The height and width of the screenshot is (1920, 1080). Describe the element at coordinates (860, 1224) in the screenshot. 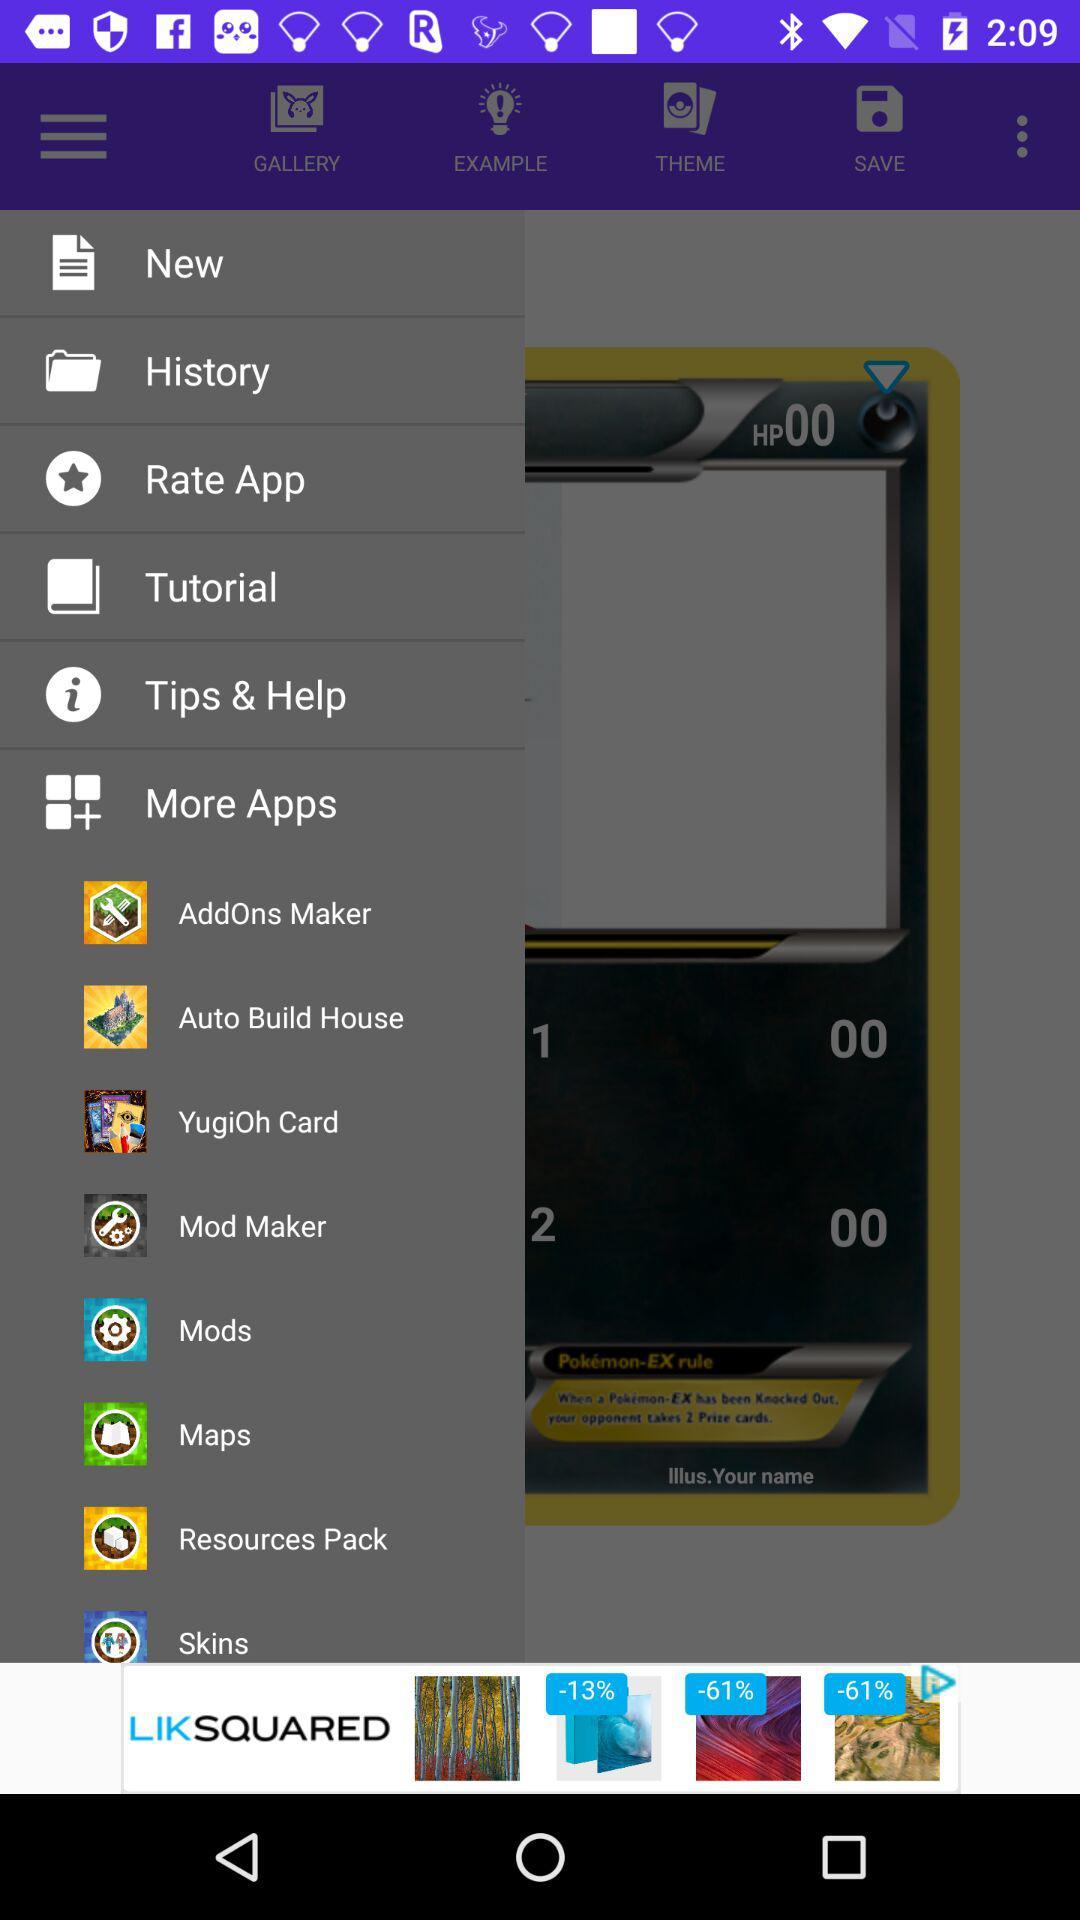

I see `the number 00 at right side of the number 2` at that location.